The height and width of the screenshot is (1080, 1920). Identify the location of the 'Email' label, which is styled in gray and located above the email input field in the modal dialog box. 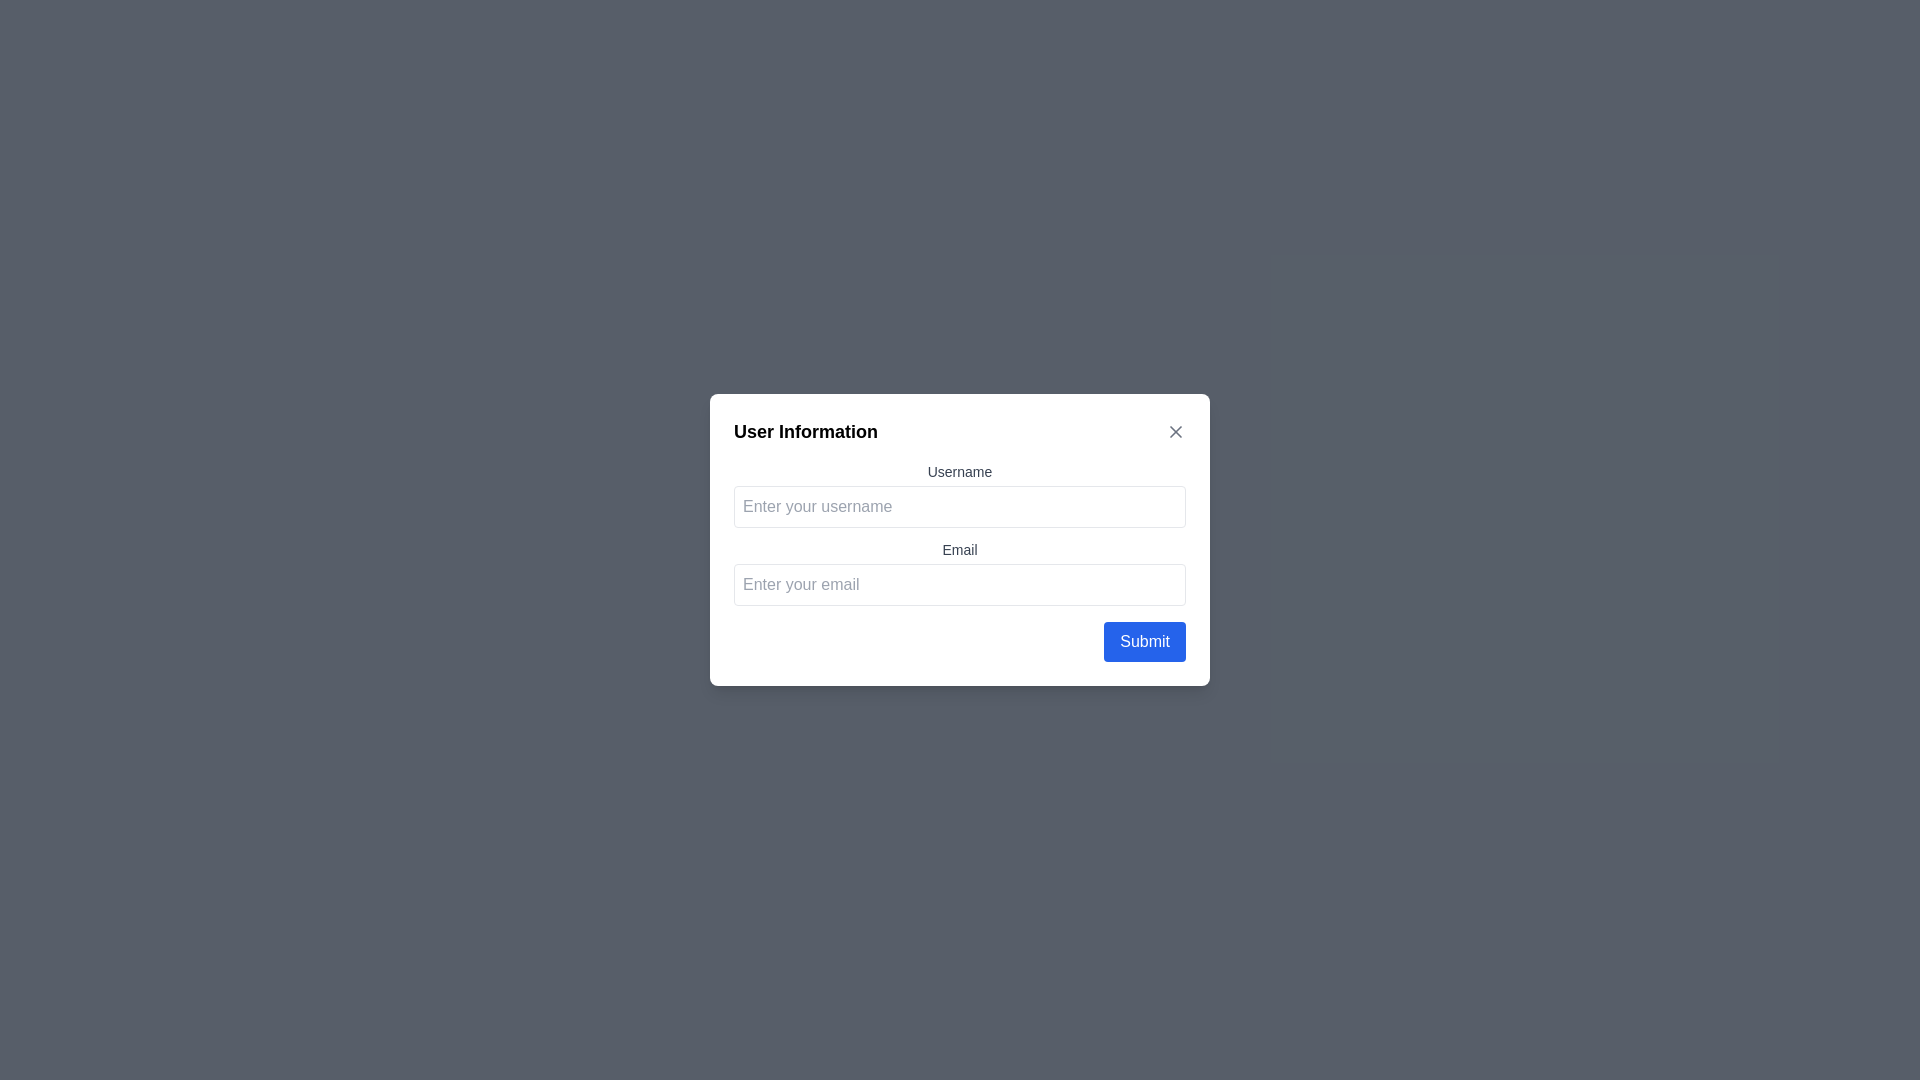
(960, 550).